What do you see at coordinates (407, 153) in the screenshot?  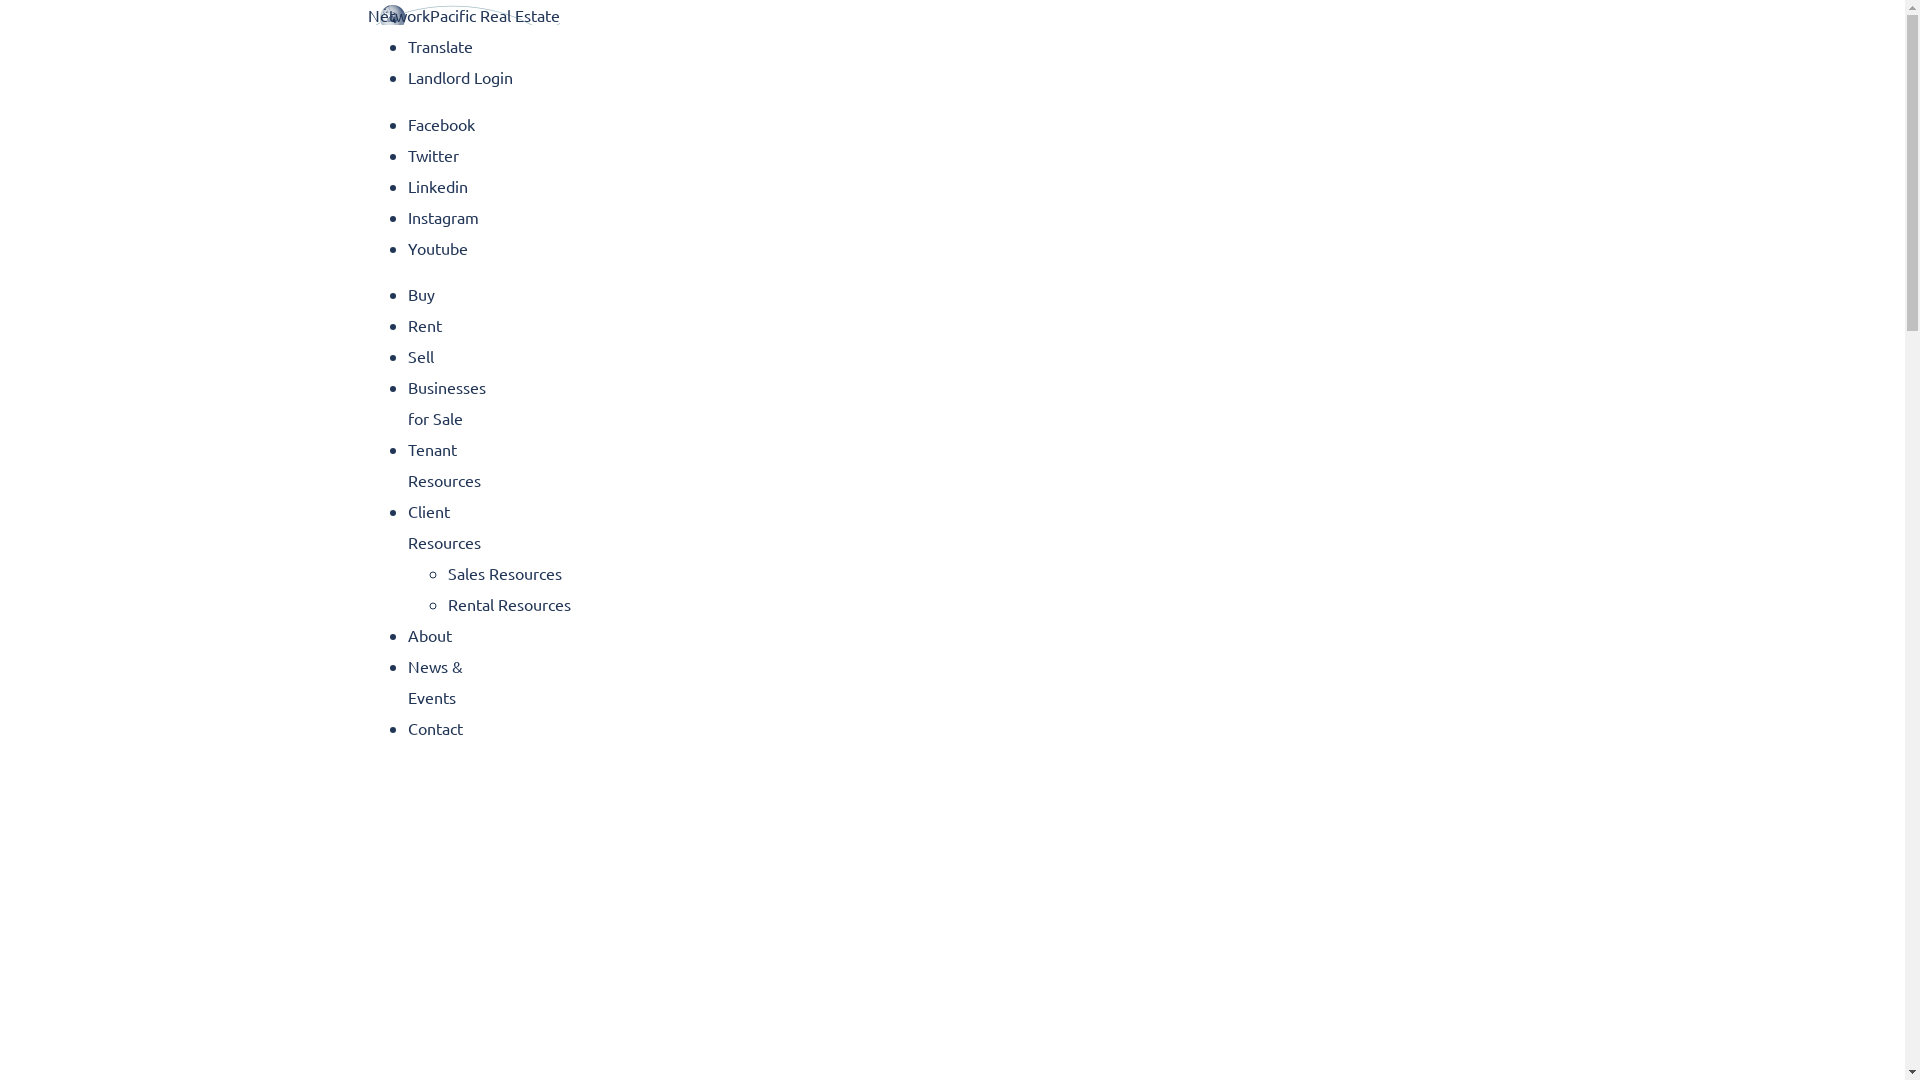 I see `'Twitter'` at bounding box center [407, 153].